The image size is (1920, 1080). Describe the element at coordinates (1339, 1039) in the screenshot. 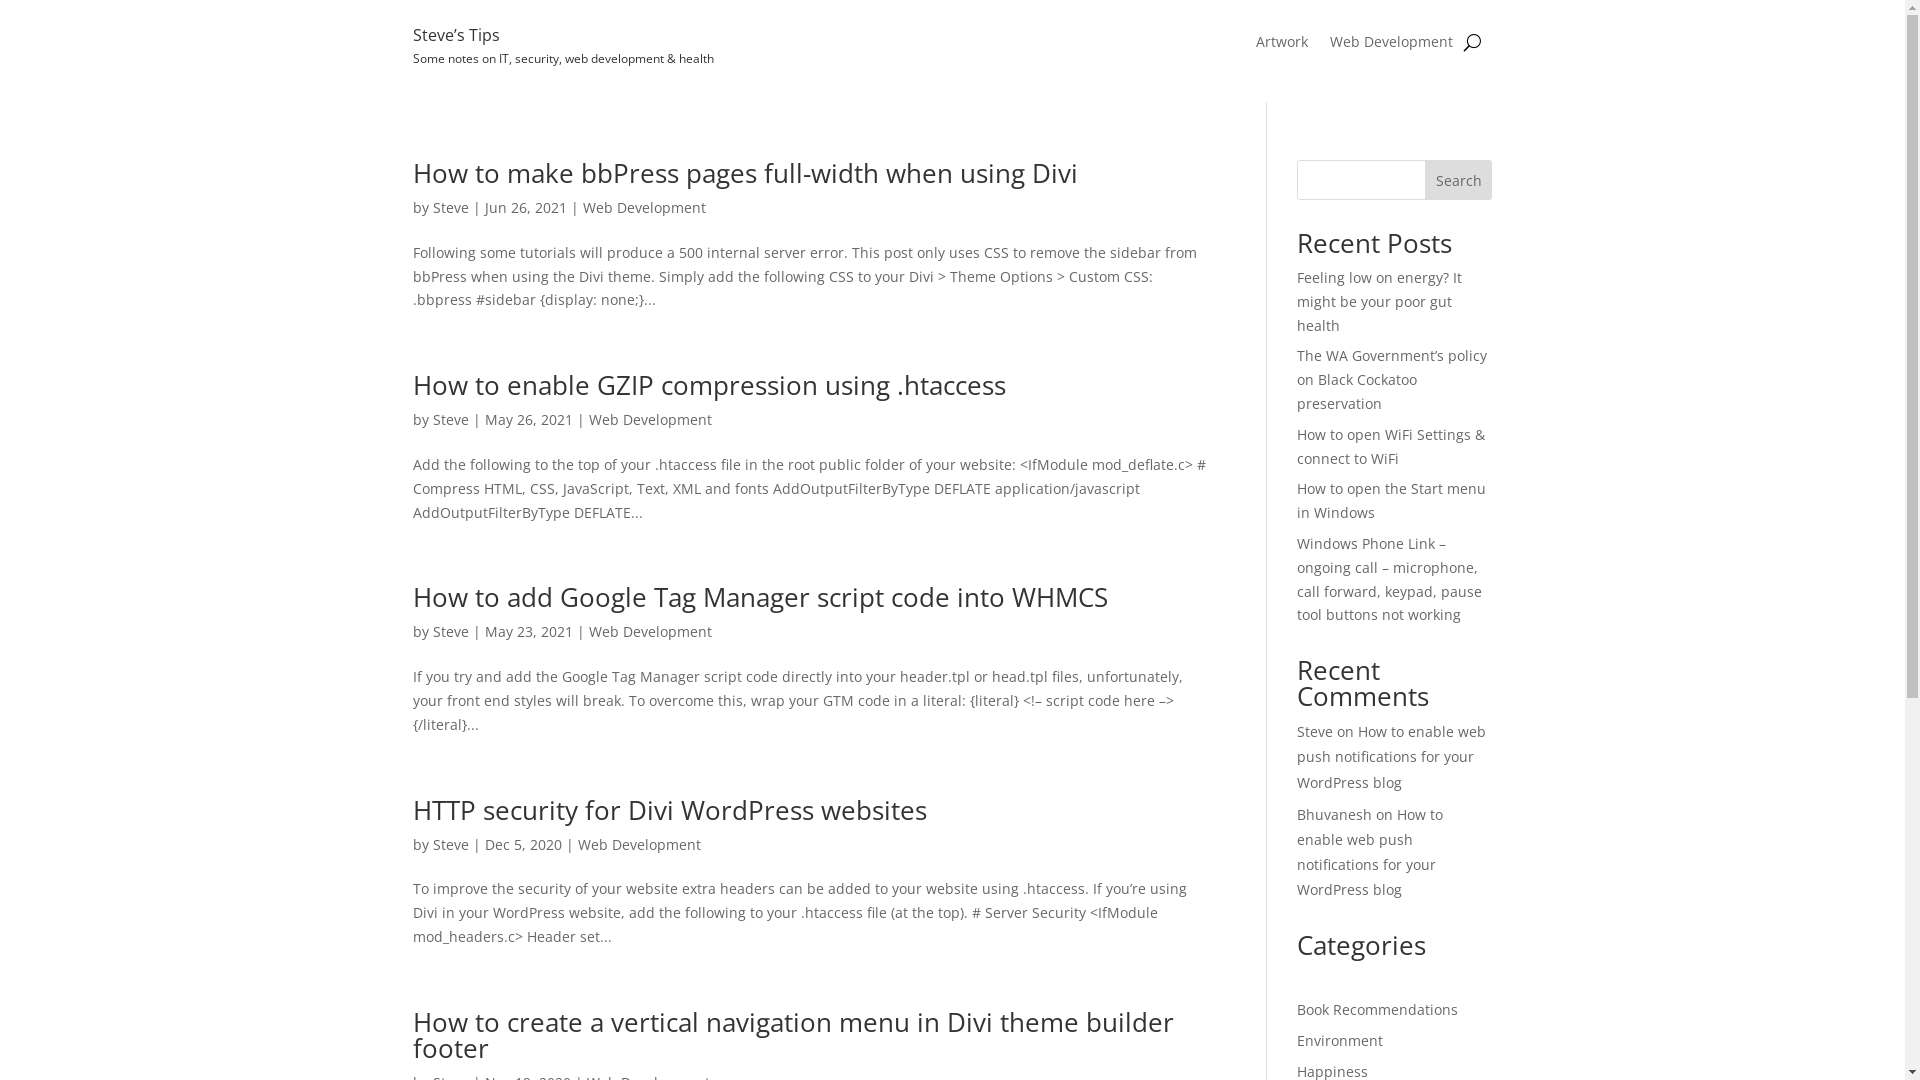

I see `'Environment'` at that location.